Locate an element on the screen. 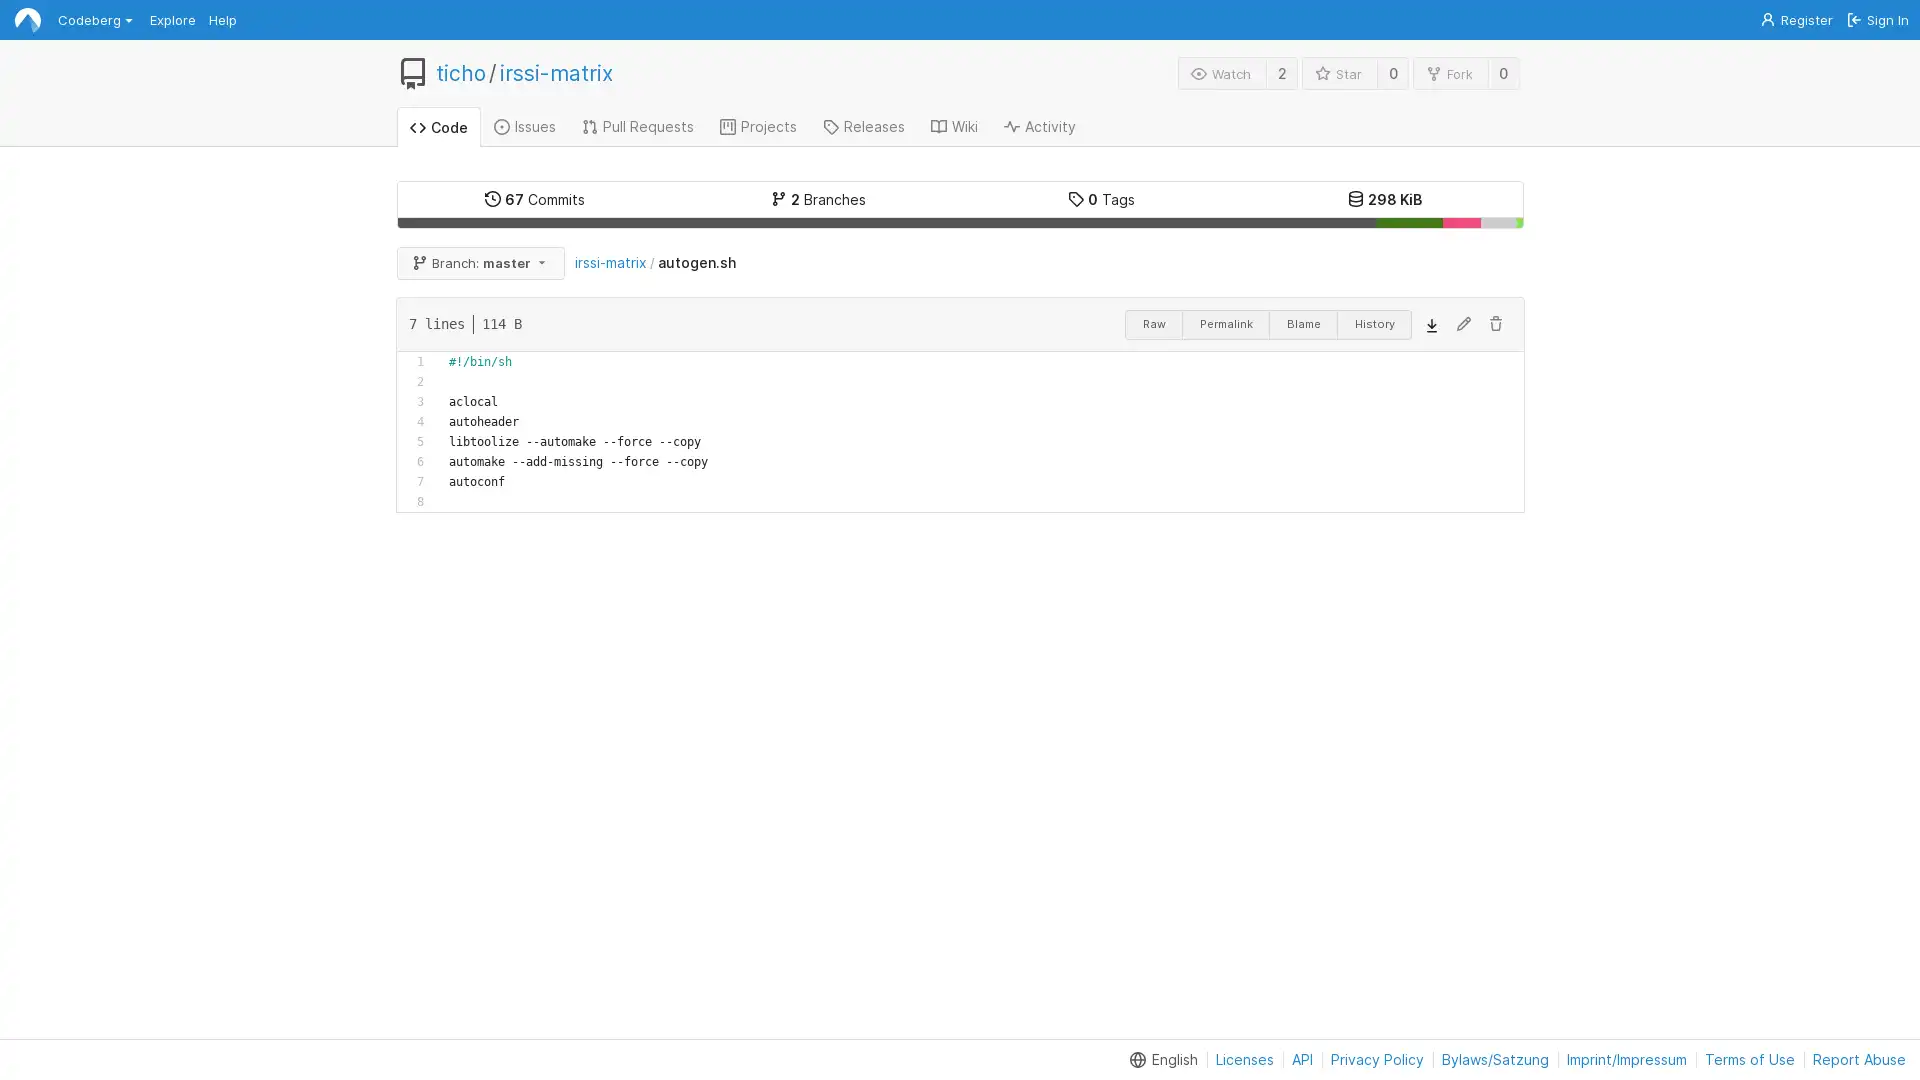 The width and height of the screenshot is (1920, 1080). Watch is located at coordinates (1221, 72).